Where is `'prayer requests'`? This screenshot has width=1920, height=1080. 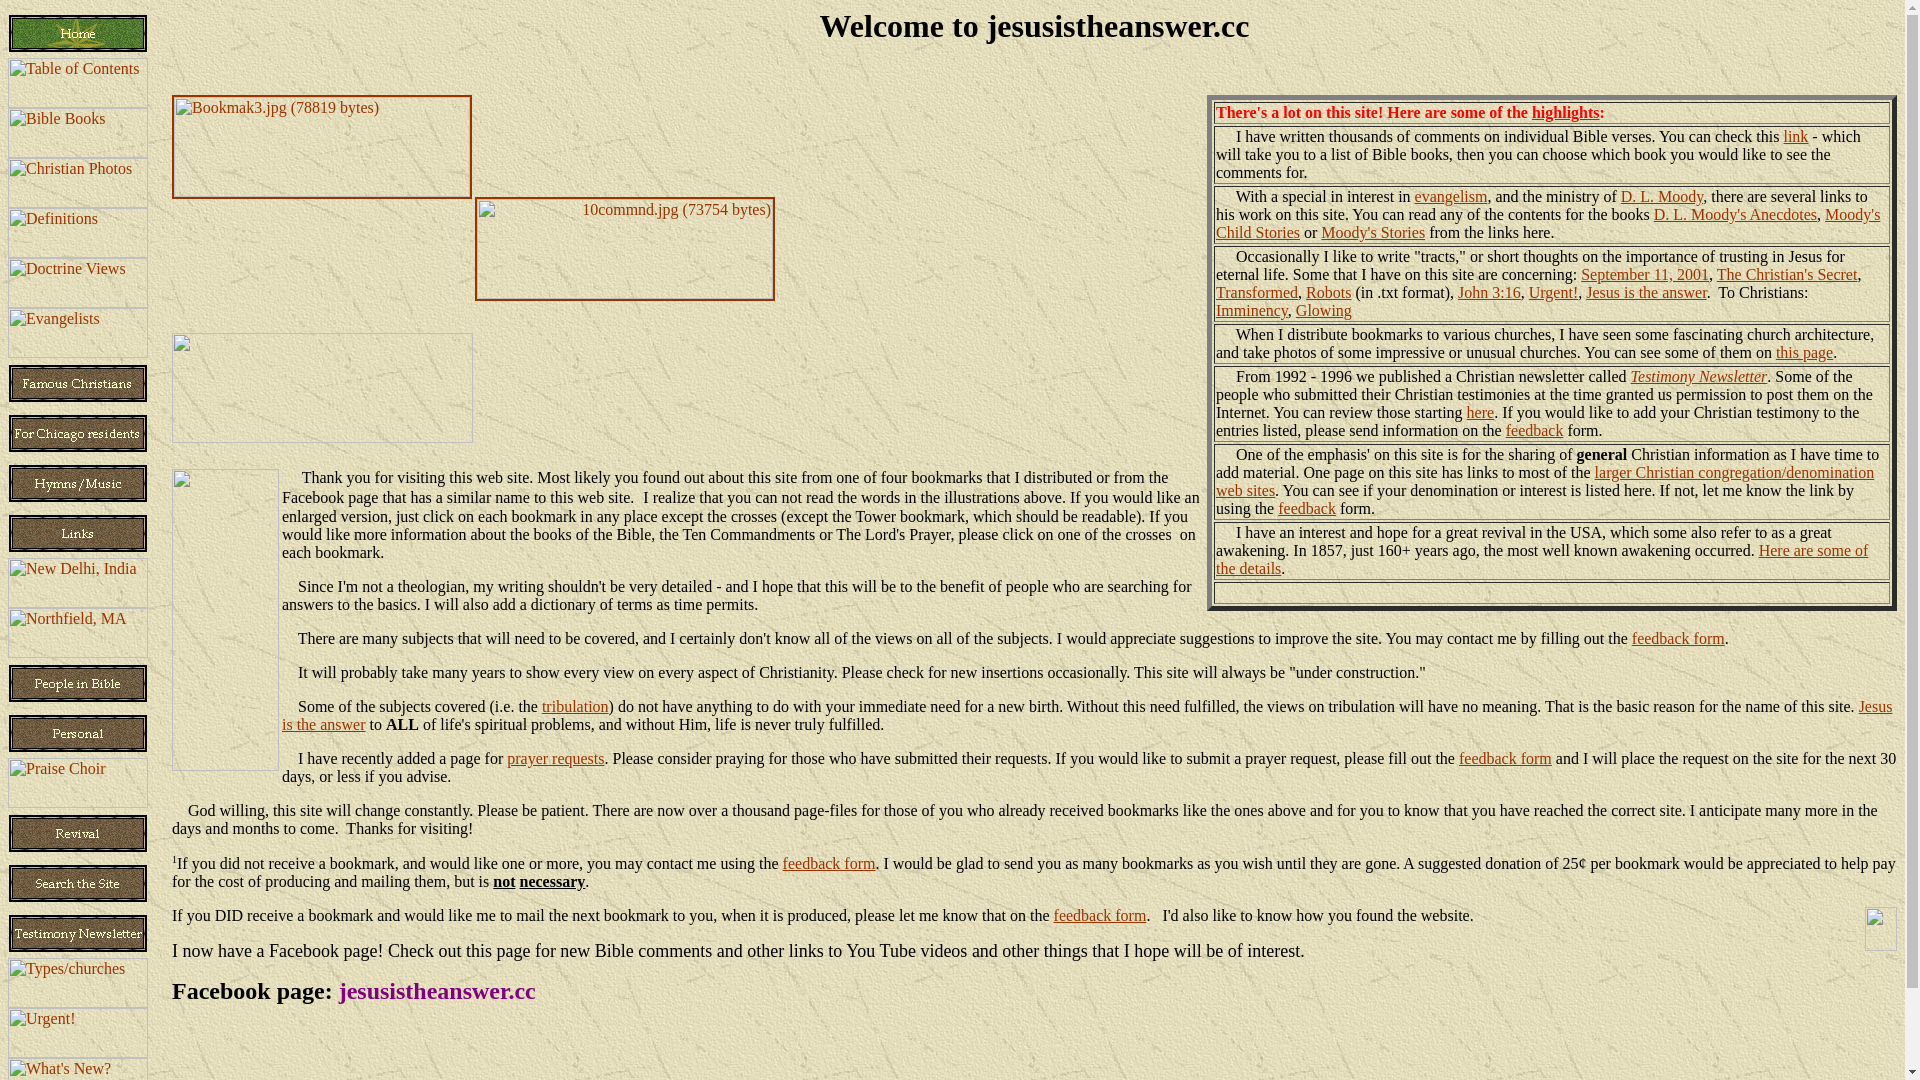 'prayer requests' is located at coordinates (555, 758).